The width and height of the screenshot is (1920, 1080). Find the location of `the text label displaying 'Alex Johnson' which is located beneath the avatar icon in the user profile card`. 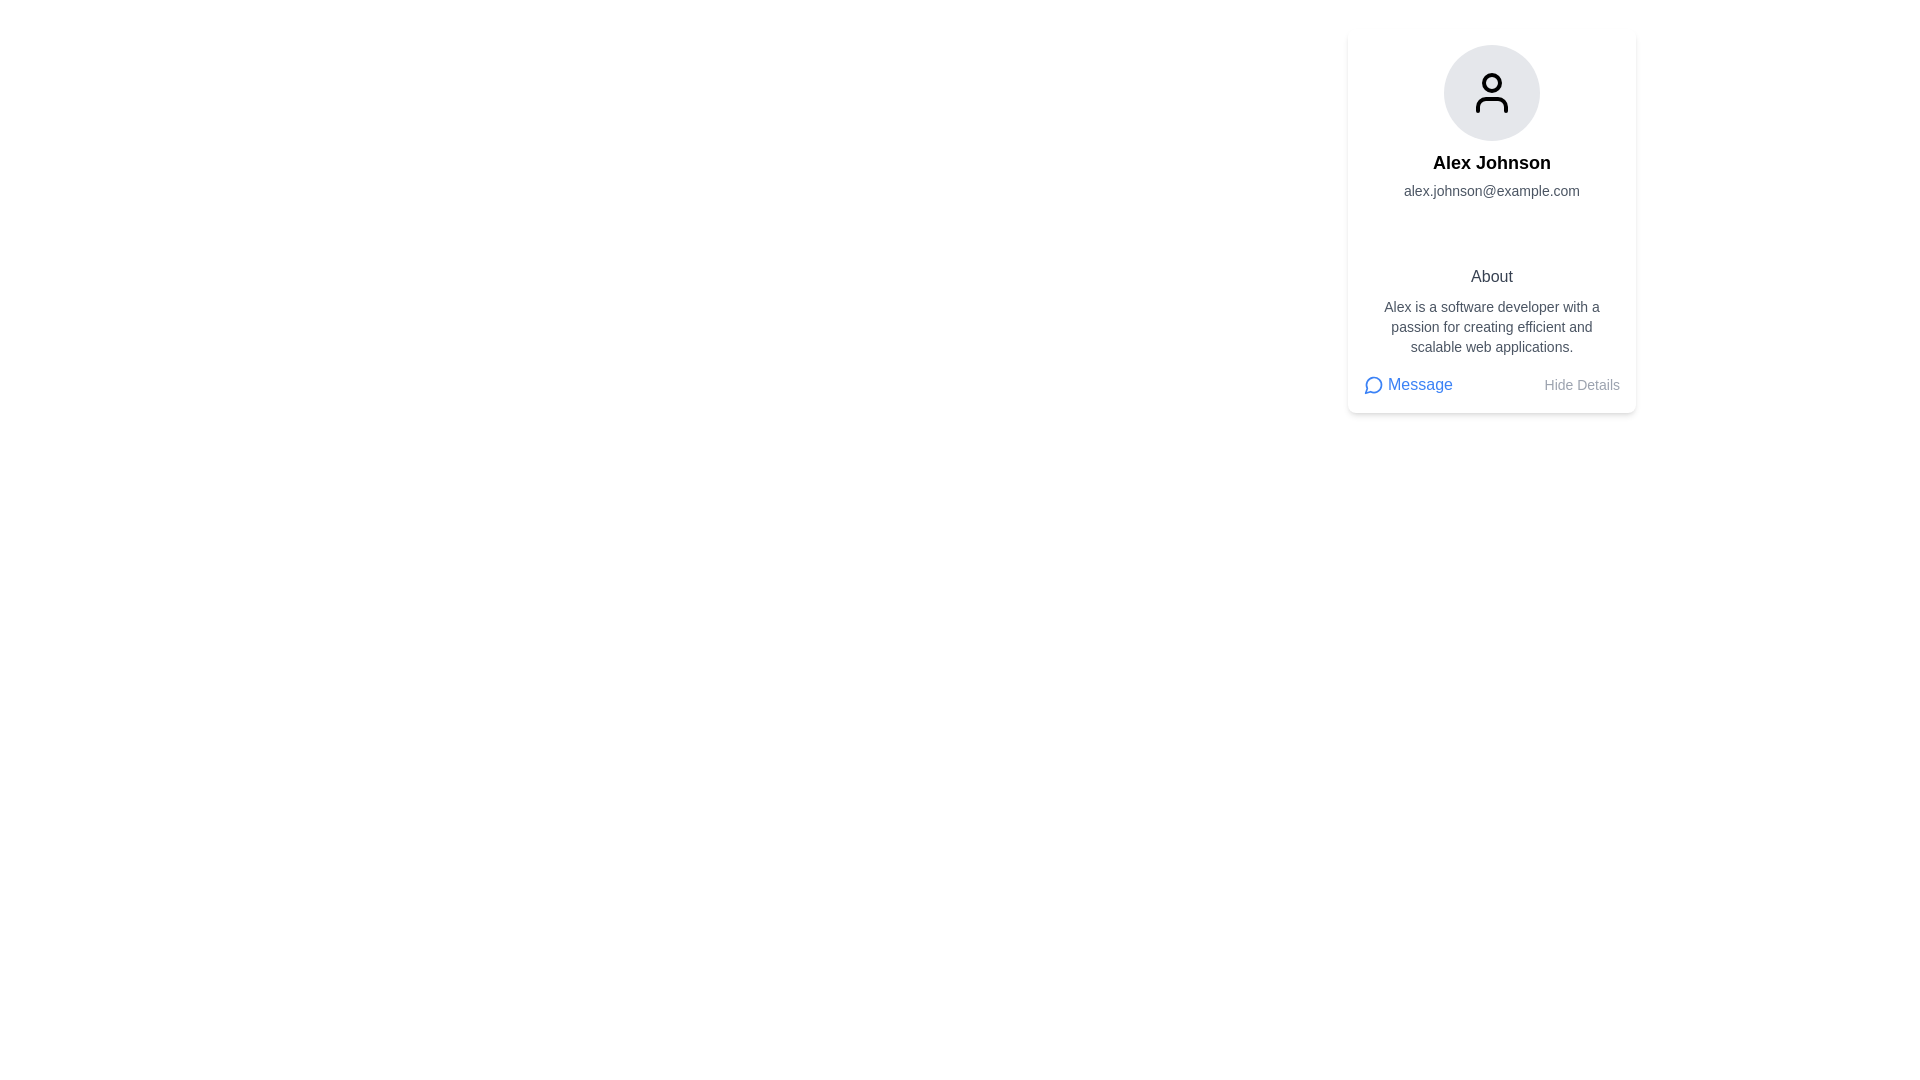

the text label displaying 'Alex Johnson' which is located beneath the avatar icon in the user profile card is located at coordinates (1492, 161).